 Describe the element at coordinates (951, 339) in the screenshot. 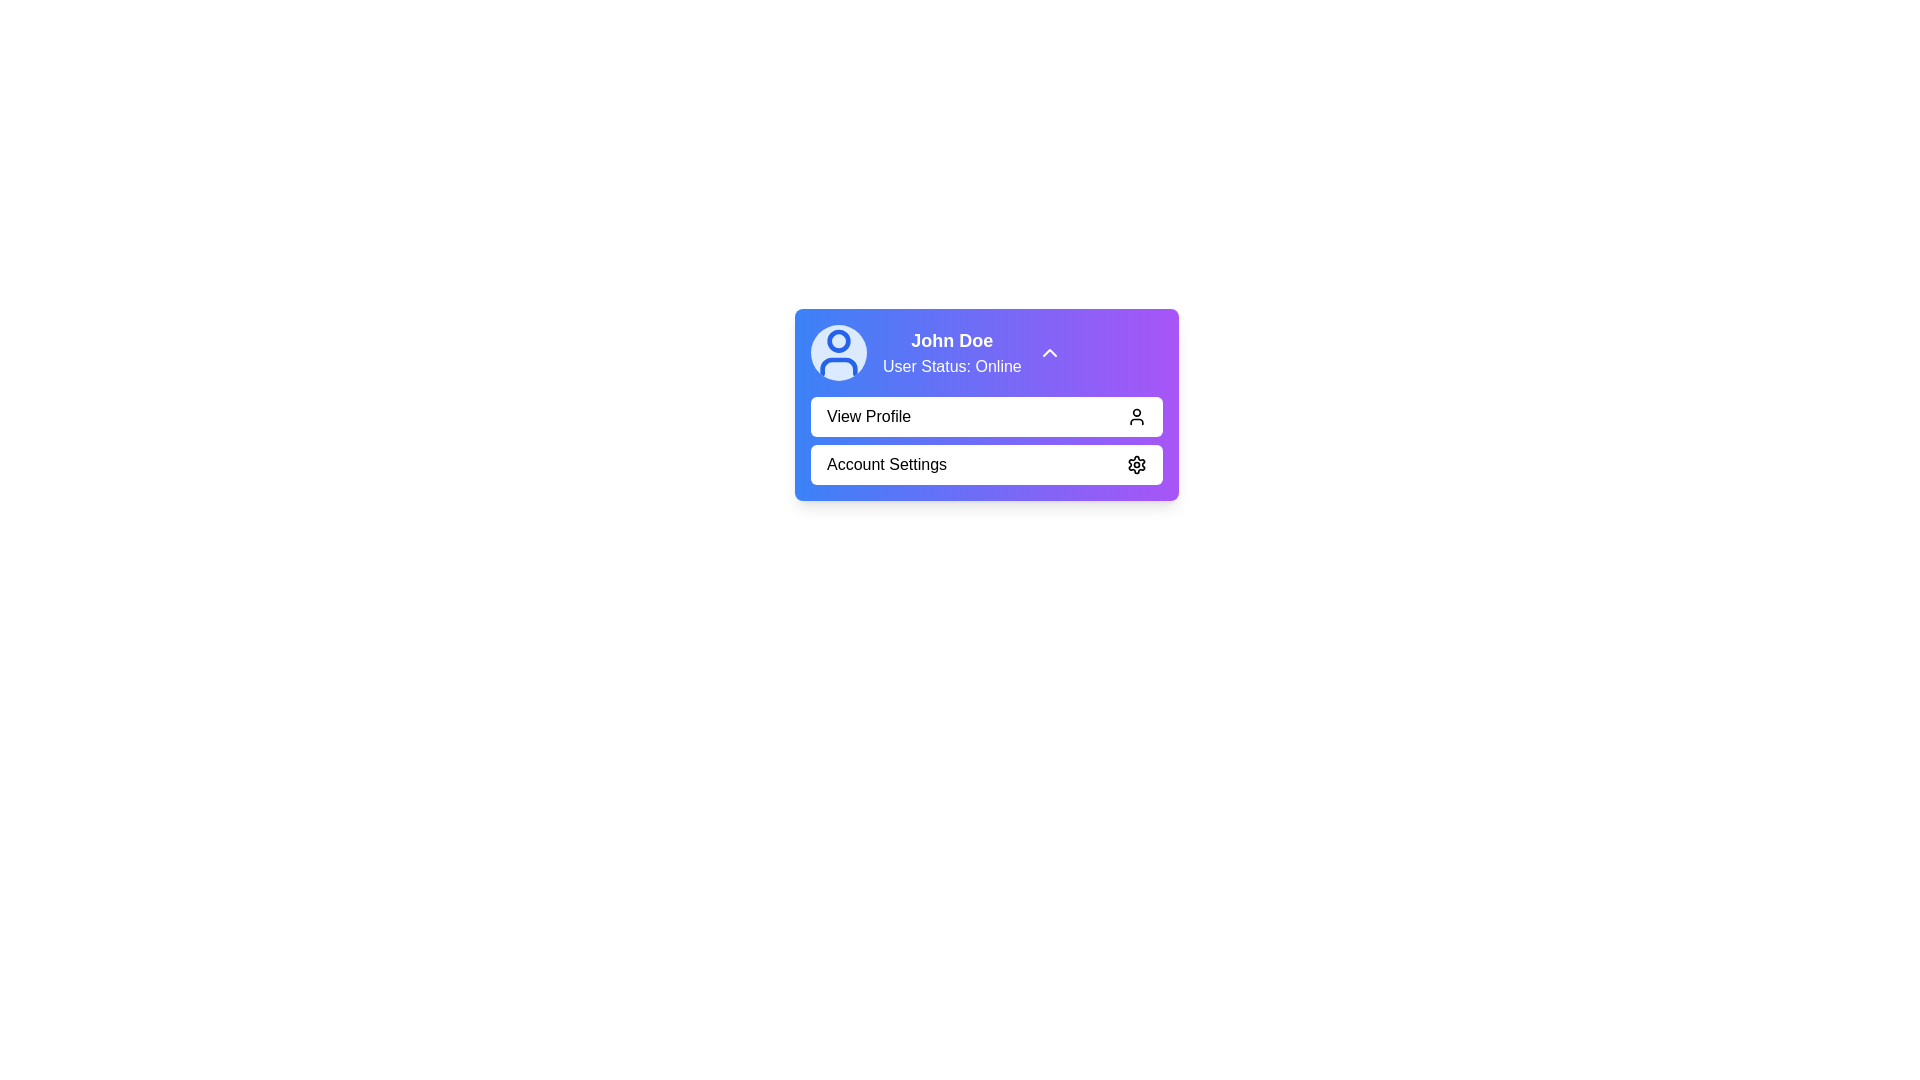

I see `the user's name text label located at the top-right section of the user profile card, which is positioned above the 'User Status: Online' text` at that location.